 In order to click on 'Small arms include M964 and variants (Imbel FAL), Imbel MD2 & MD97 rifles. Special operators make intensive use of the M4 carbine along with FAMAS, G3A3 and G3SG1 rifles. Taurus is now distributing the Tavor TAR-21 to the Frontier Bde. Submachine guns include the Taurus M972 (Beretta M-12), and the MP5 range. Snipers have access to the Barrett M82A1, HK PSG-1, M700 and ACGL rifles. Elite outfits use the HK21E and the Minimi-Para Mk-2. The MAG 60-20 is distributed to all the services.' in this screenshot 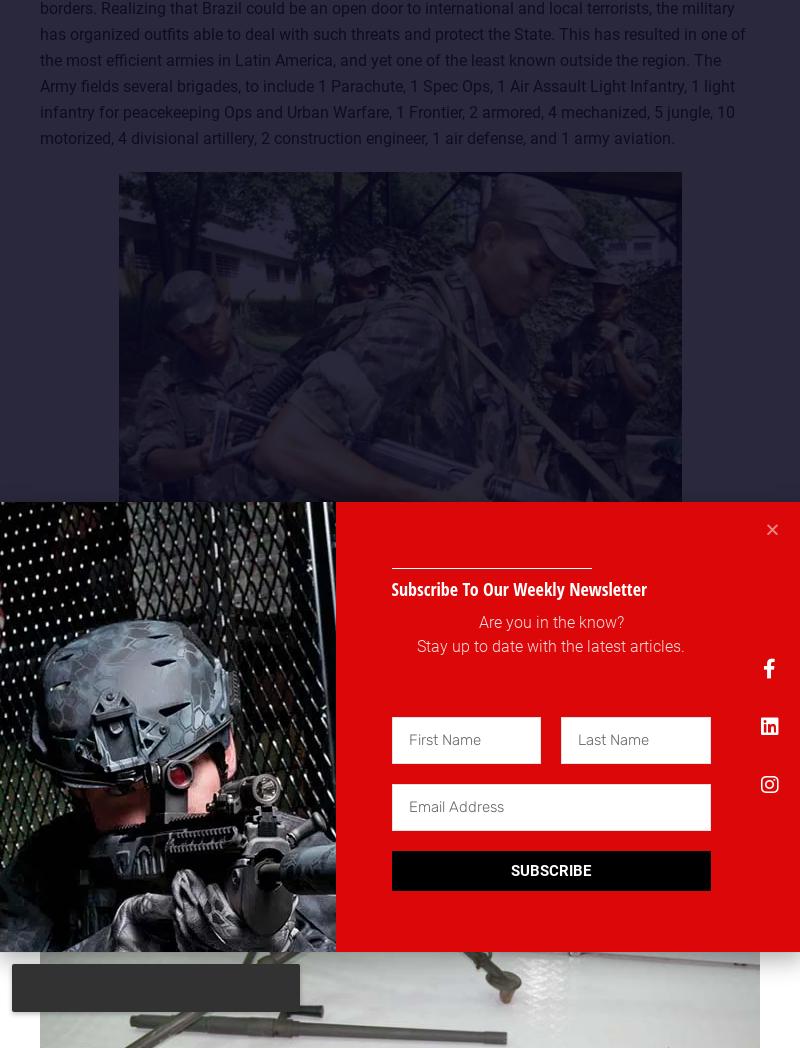, I will do `click(396, 720)`.